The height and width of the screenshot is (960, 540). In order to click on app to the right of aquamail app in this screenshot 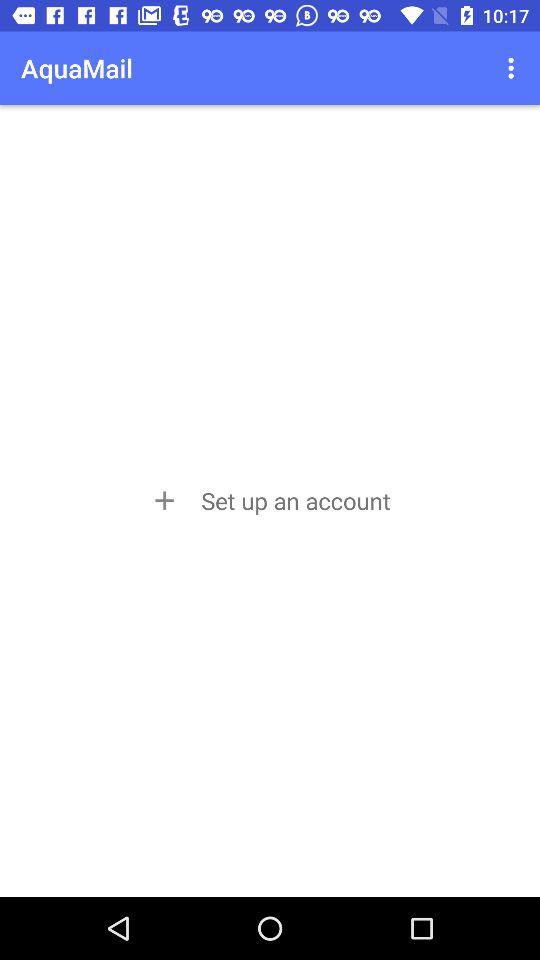, I will do `click(513, 68)`.